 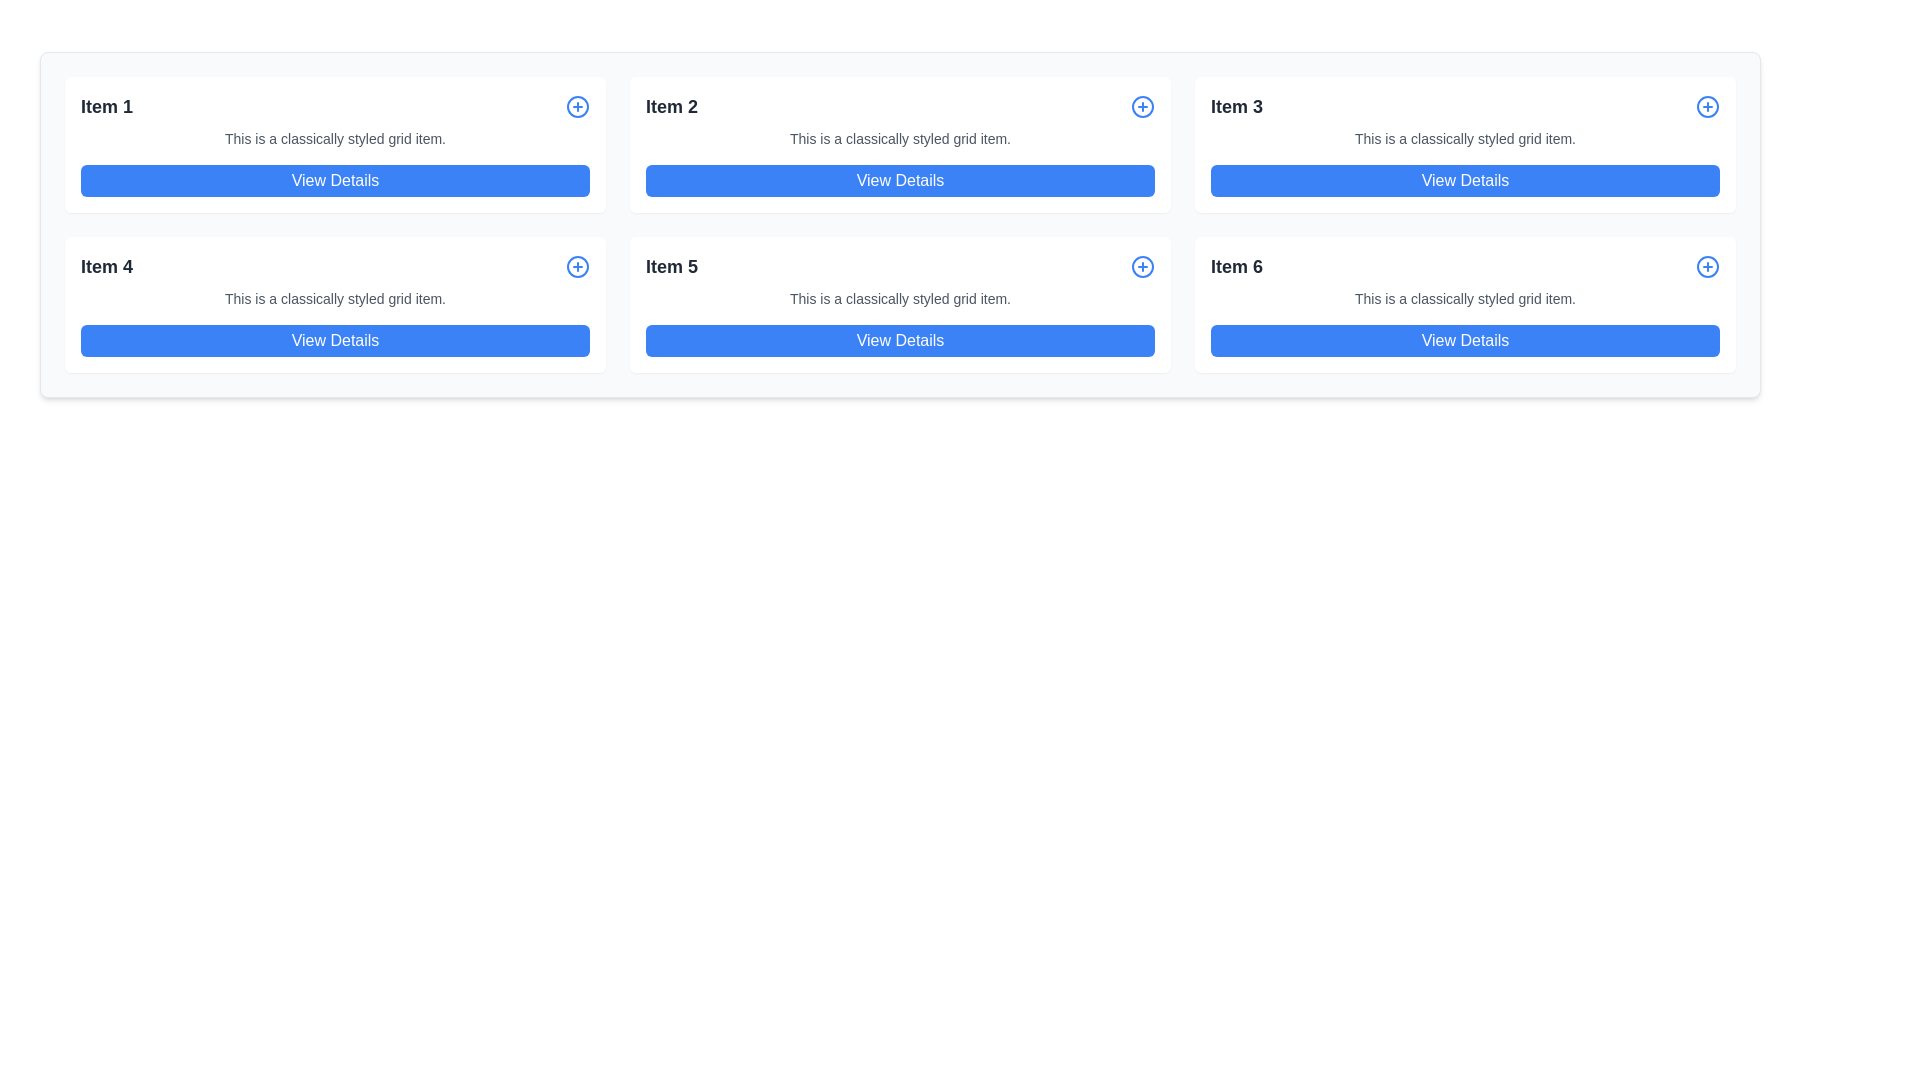 What do you see at coordinates (335, 339) in the screenshot?
I see `the button at the bottom of the grid item labeled 'Item 4'` at bounding box center [335, 339].